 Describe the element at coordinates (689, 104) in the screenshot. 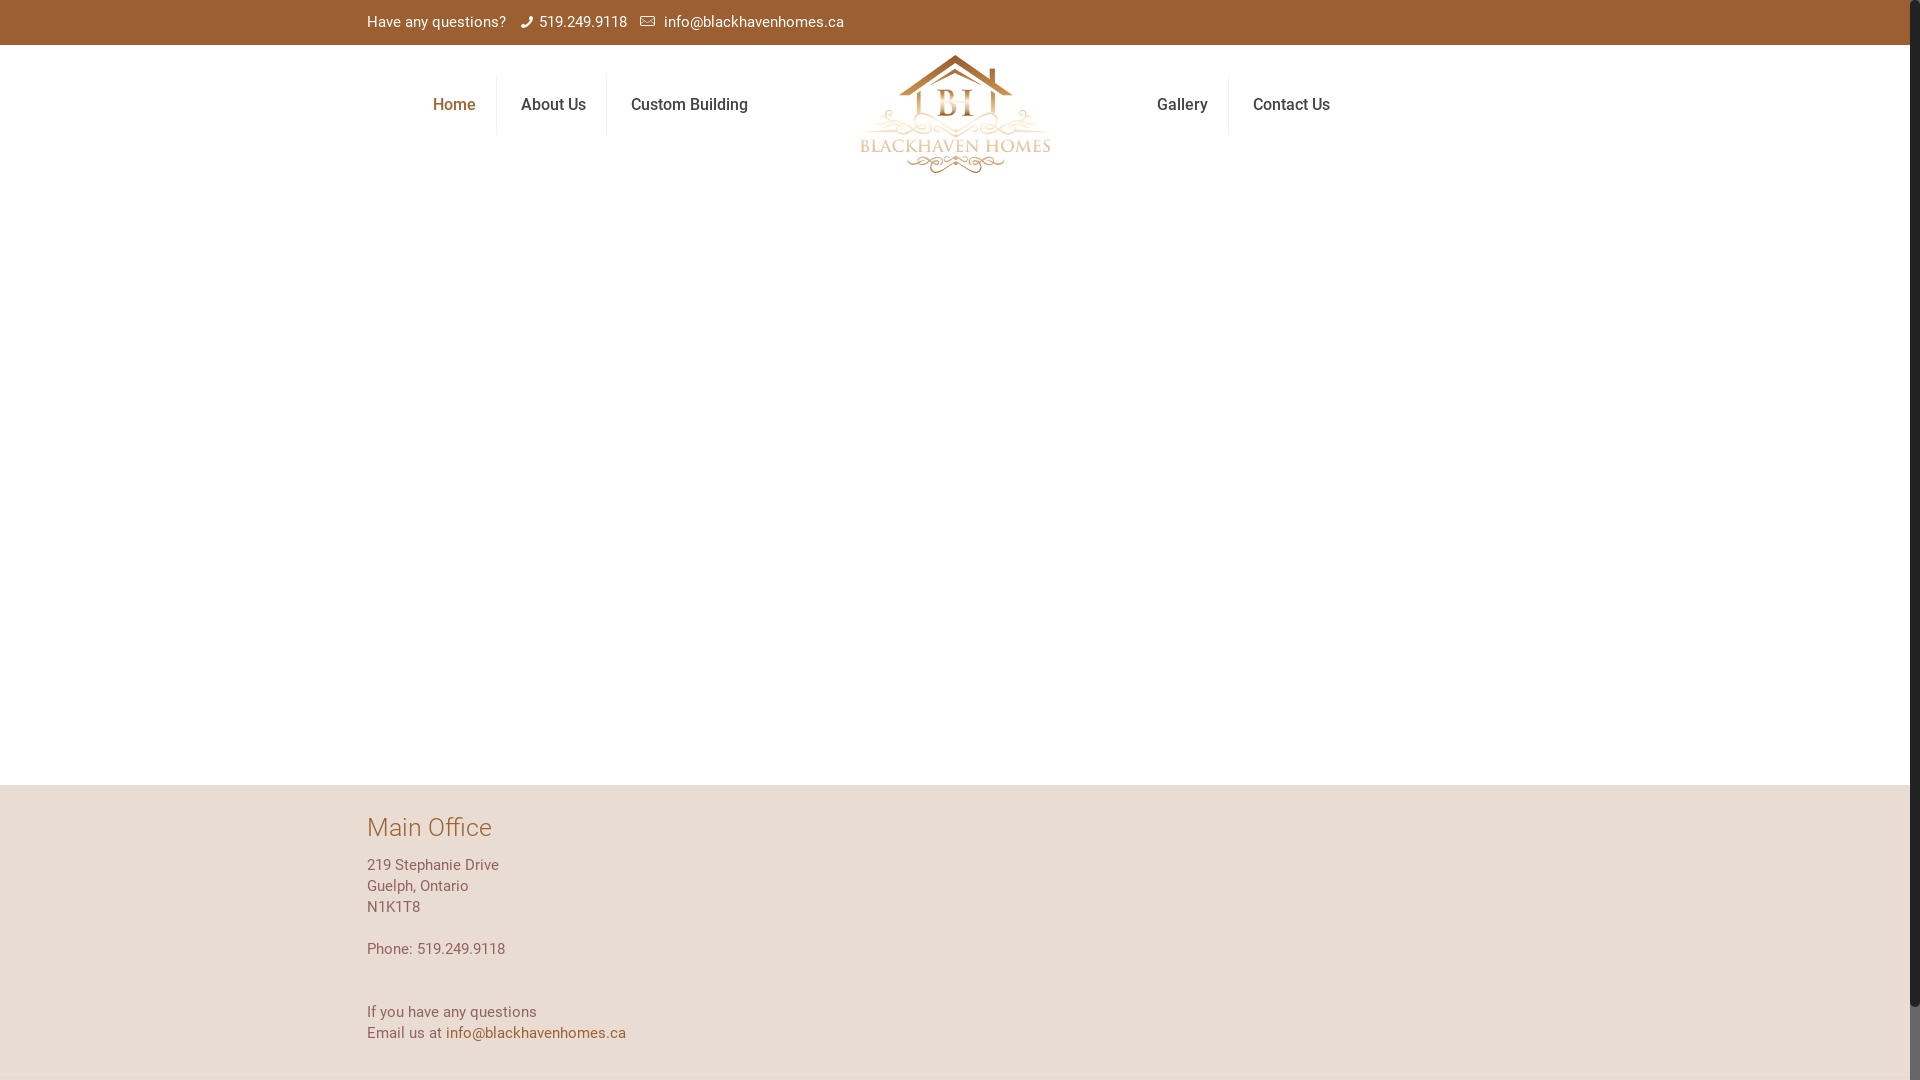

I see `'Custom Building'` at that location.